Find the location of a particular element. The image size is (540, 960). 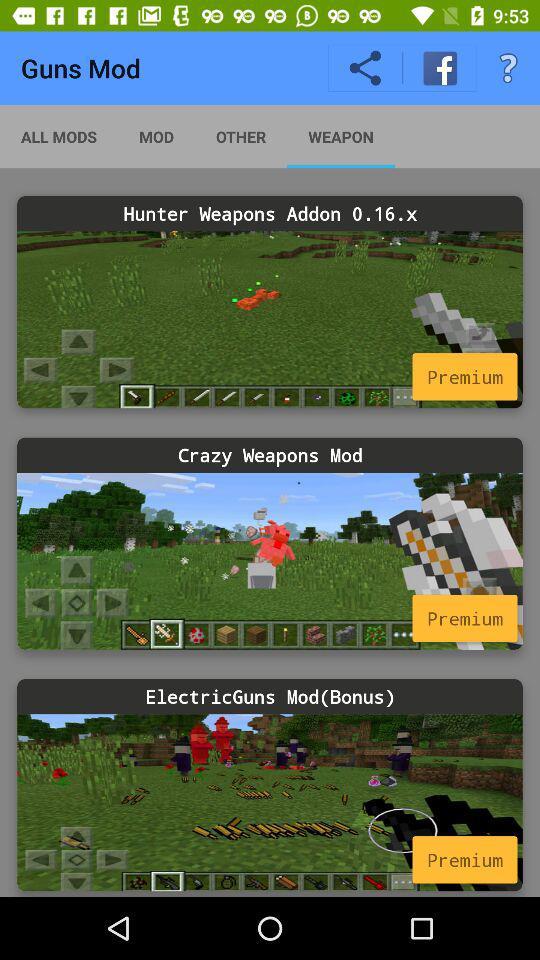

electricguns mod(bonus) is located at coordinates (270, 696).